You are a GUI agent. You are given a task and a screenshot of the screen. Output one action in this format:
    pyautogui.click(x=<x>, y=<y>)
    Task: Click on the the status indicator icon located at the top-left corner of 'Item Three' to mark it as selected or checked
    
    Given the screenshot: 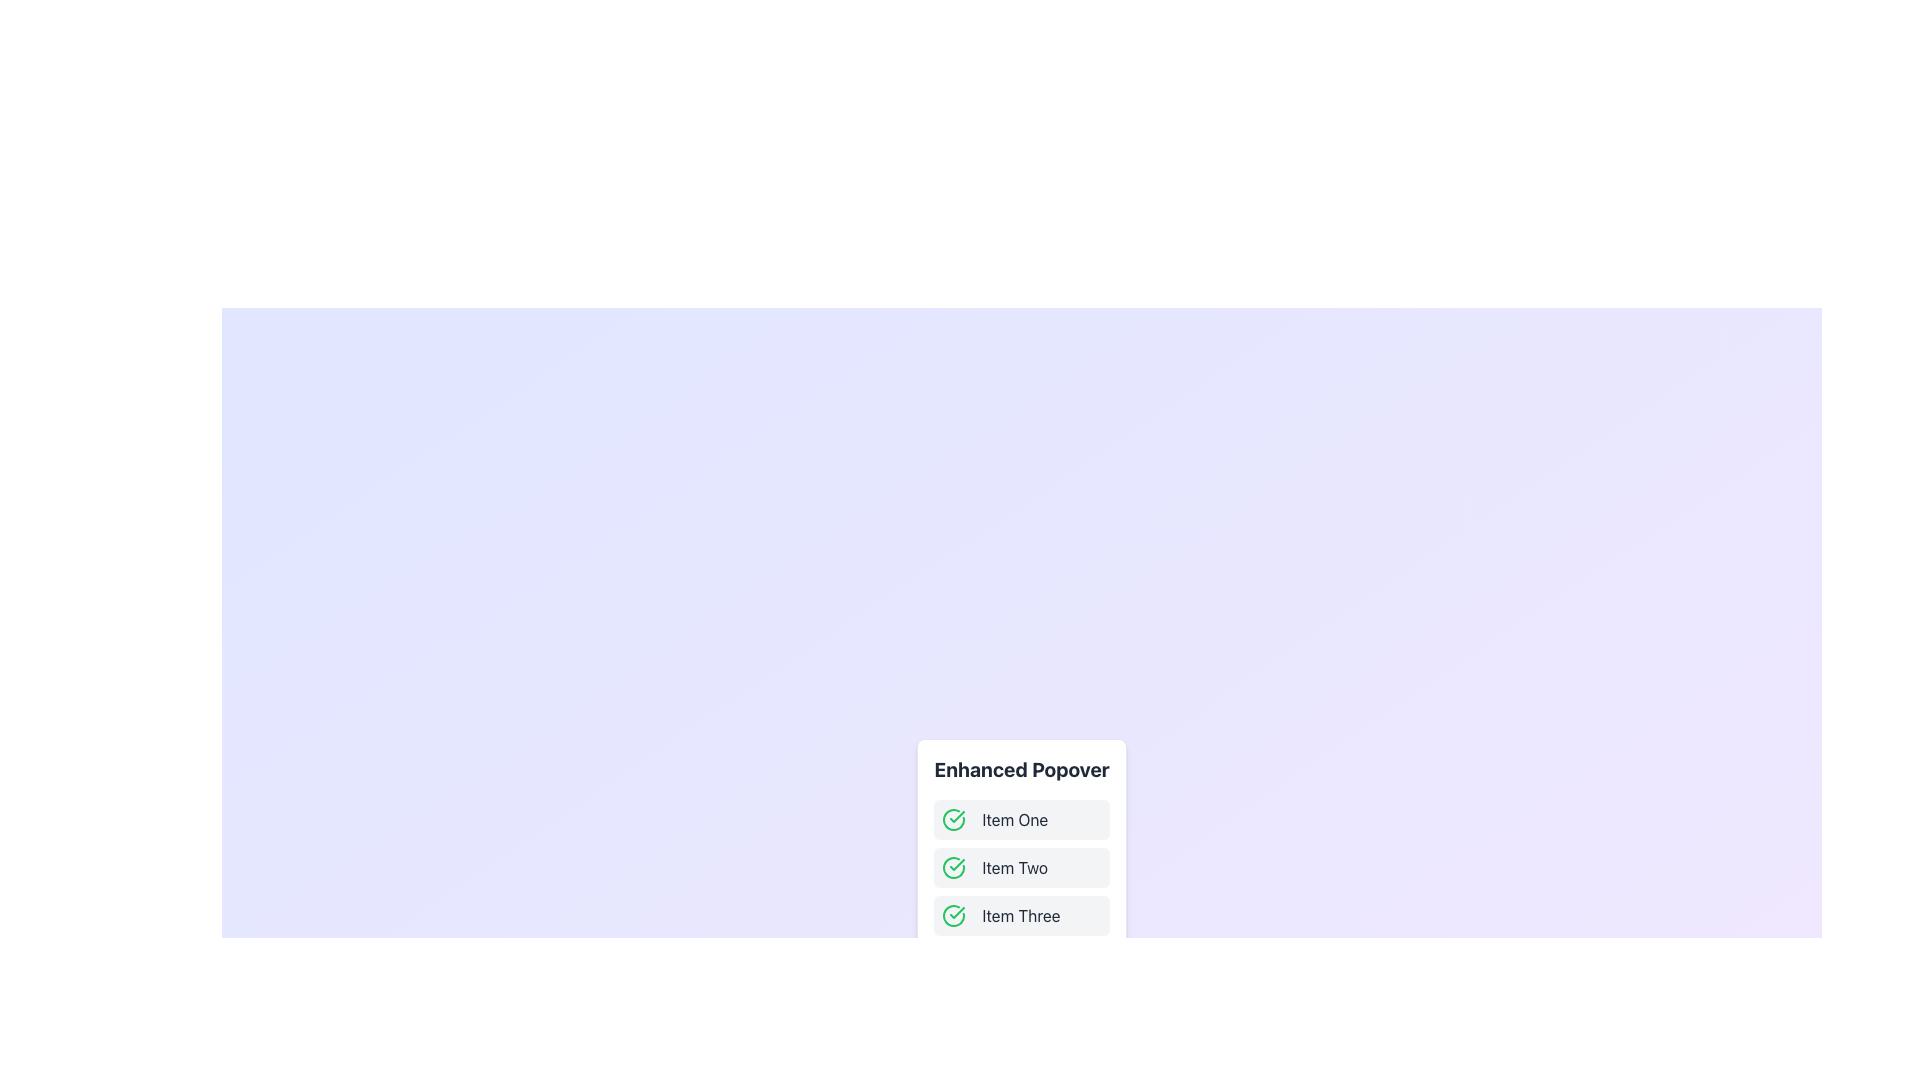 What is the action you would take?
    pyautogui.click(x=953, y=915)
    